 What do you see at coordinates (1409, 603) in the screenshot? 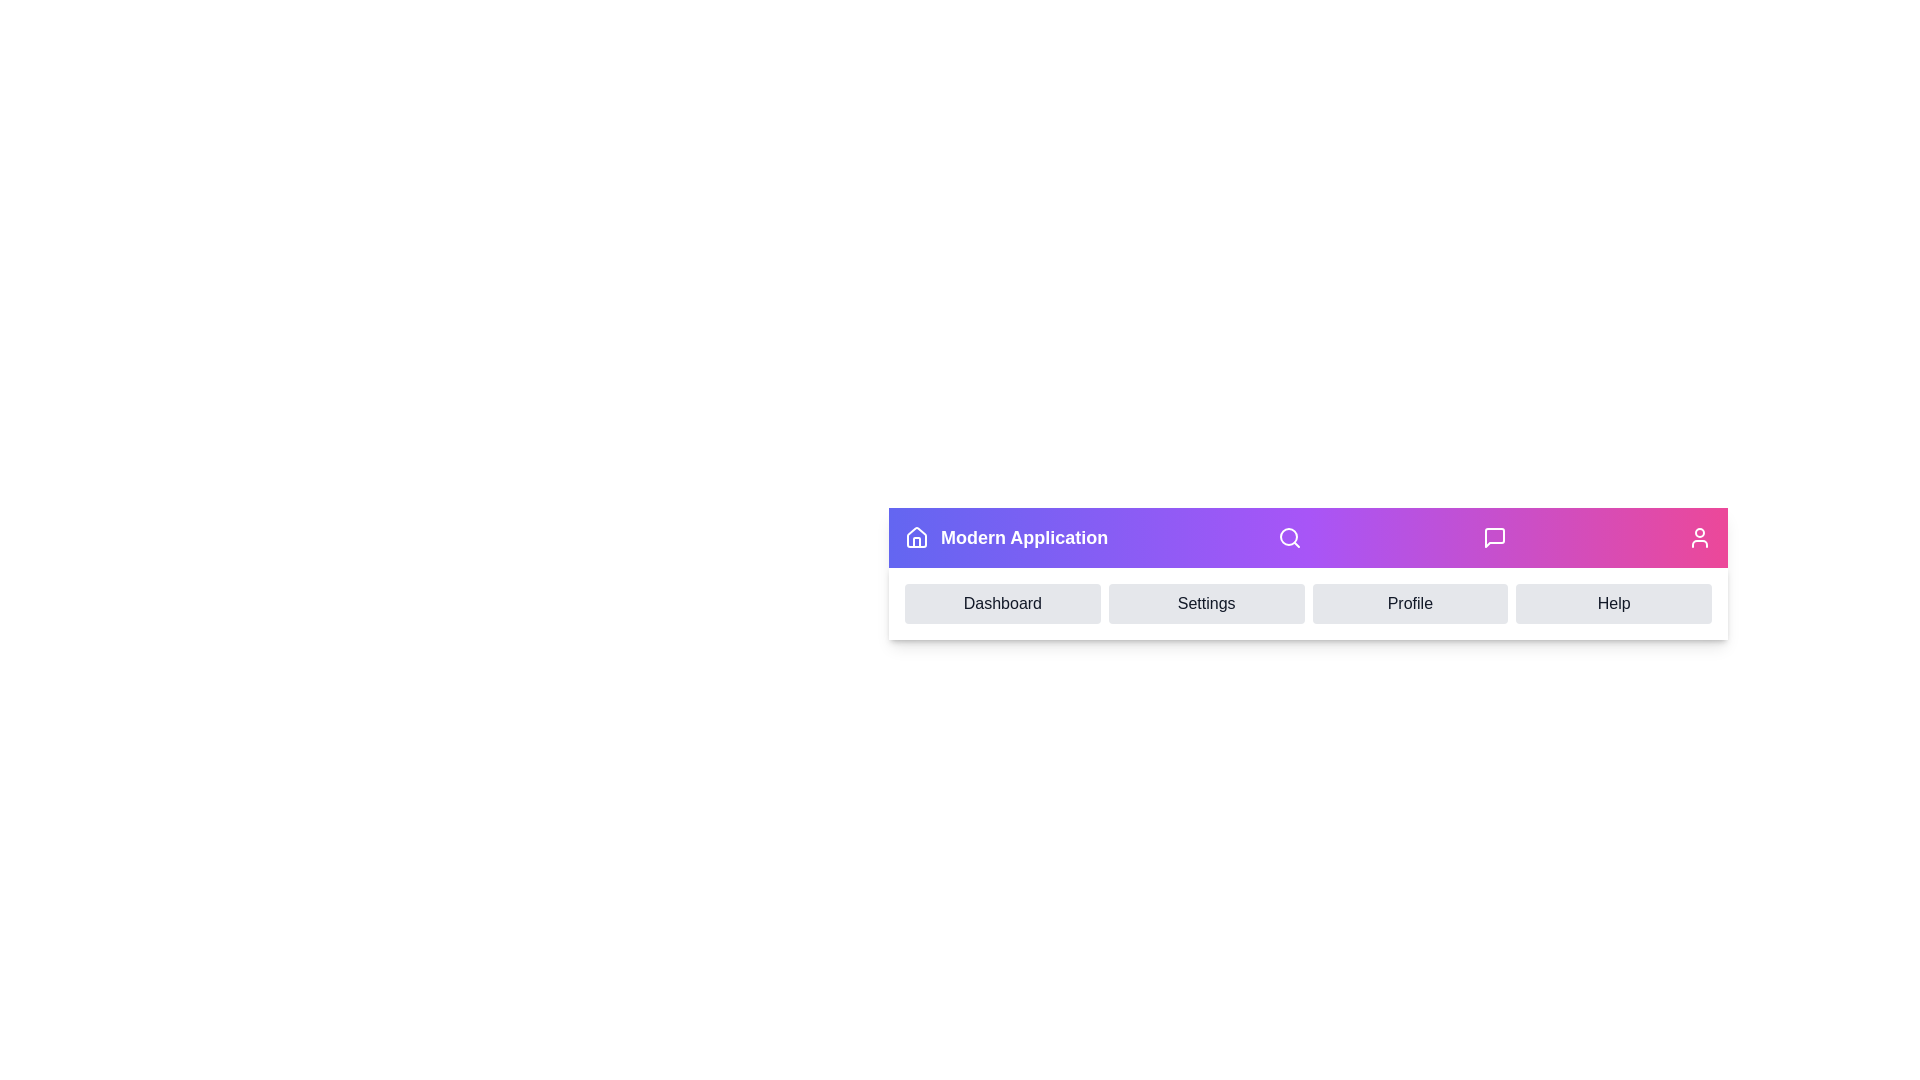
I see `the menu item Profile in the navigation menu` at bounding box center [1409, 603].